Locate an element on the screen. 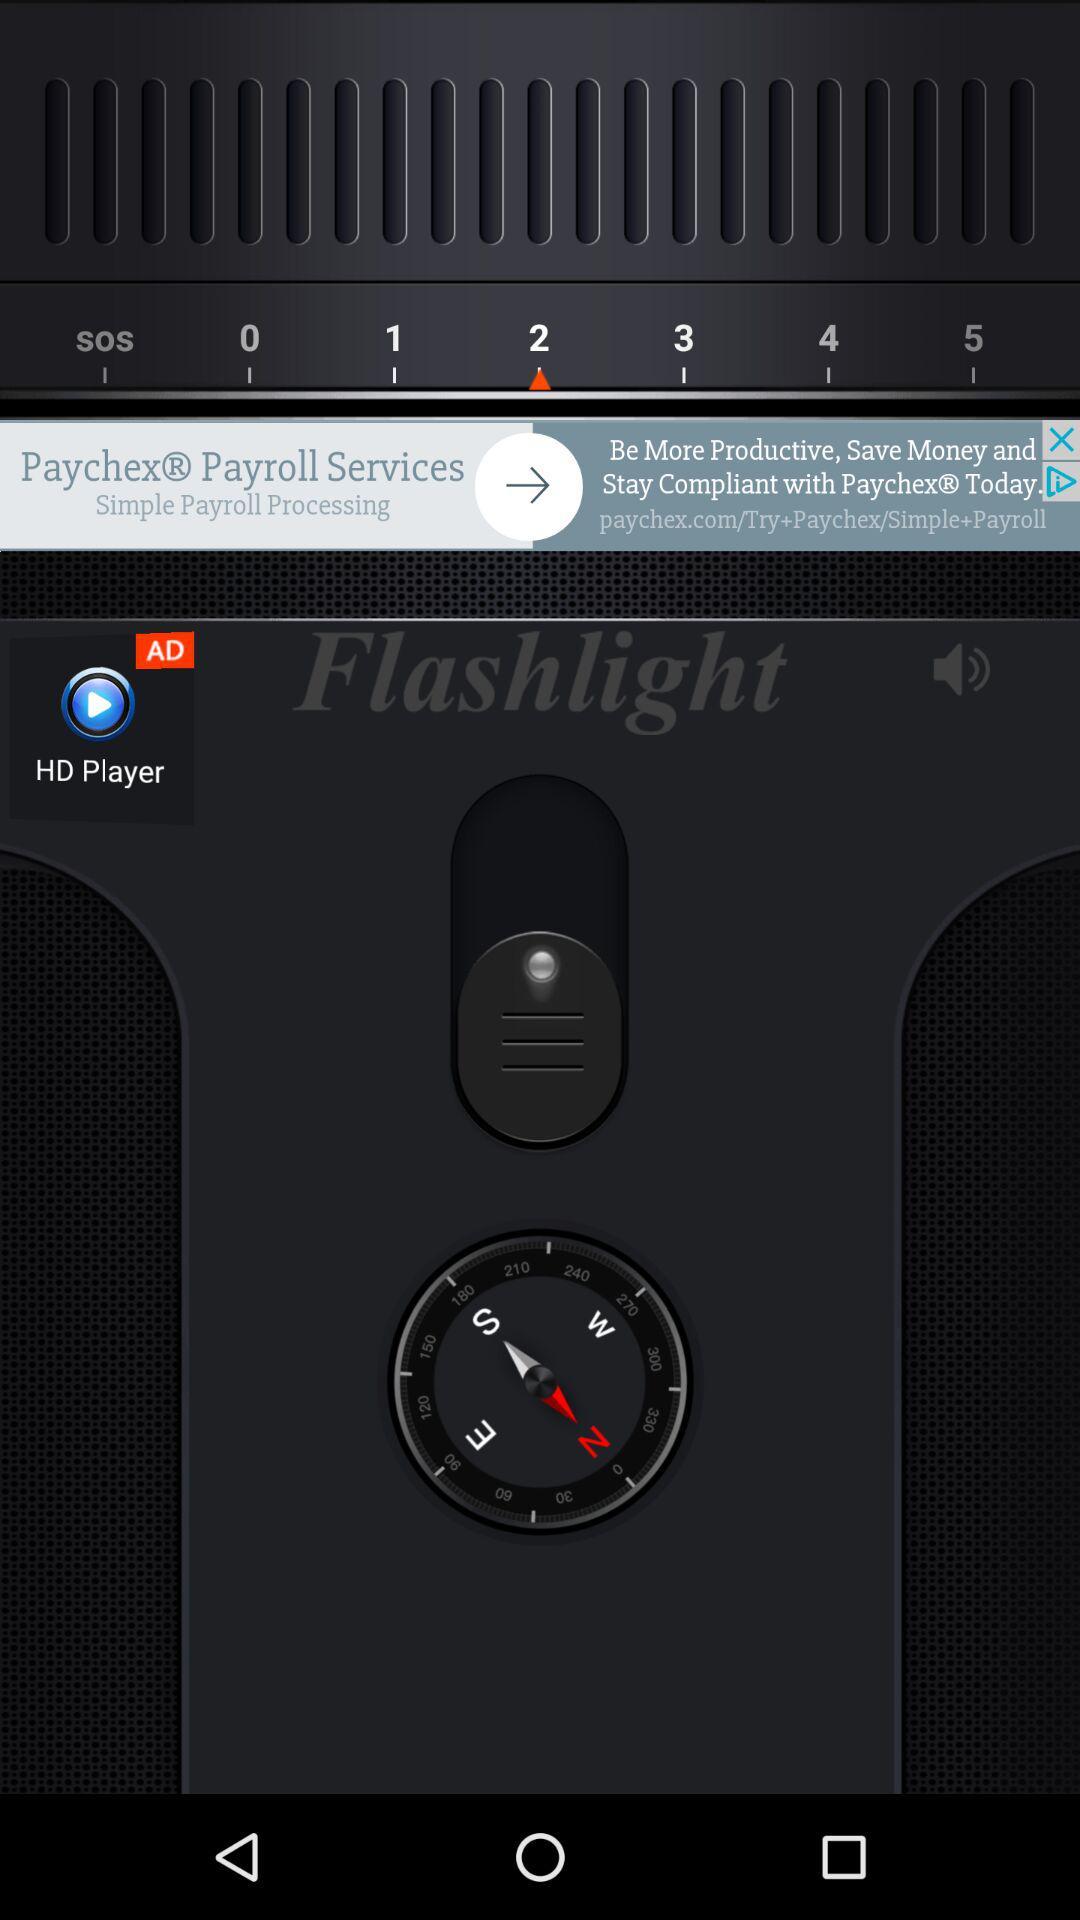 This screenshot has height=1920, width=1080. the volume icon is located at coordinates (960, 669).